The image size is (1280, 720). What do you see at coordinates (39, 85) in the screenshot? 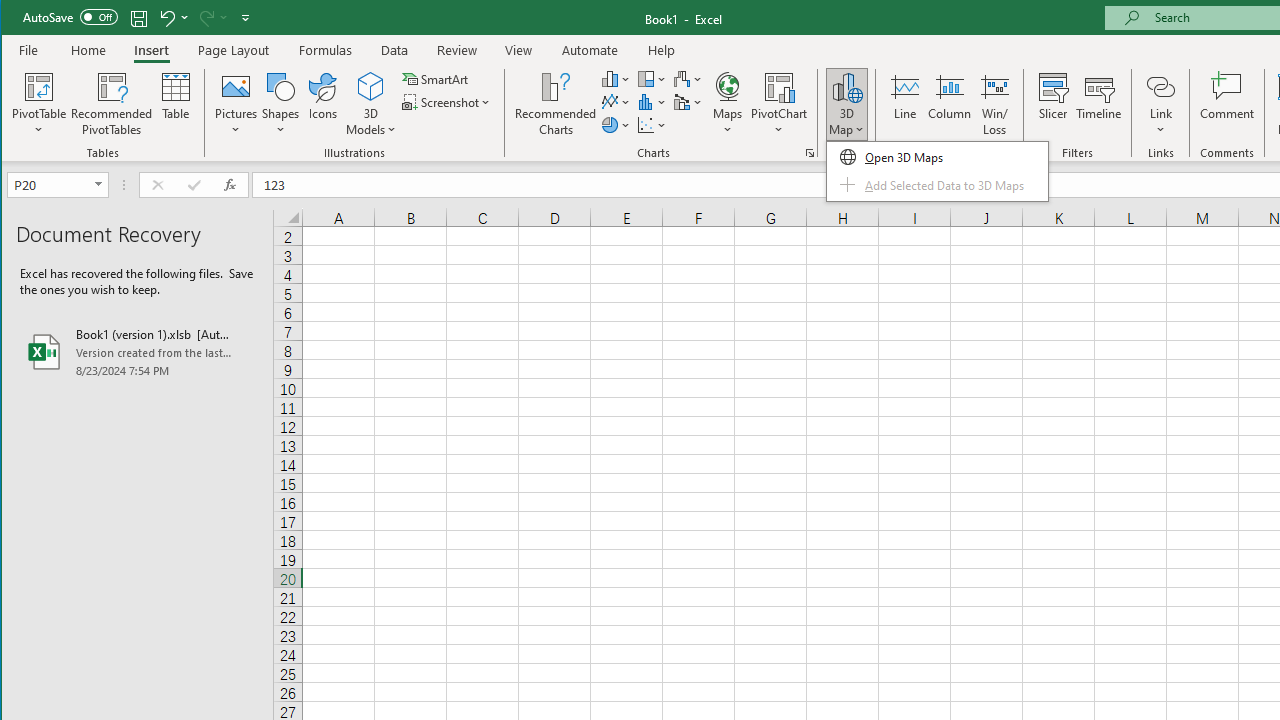
I see `'PivotTable'` at bounding box center [39, 85].